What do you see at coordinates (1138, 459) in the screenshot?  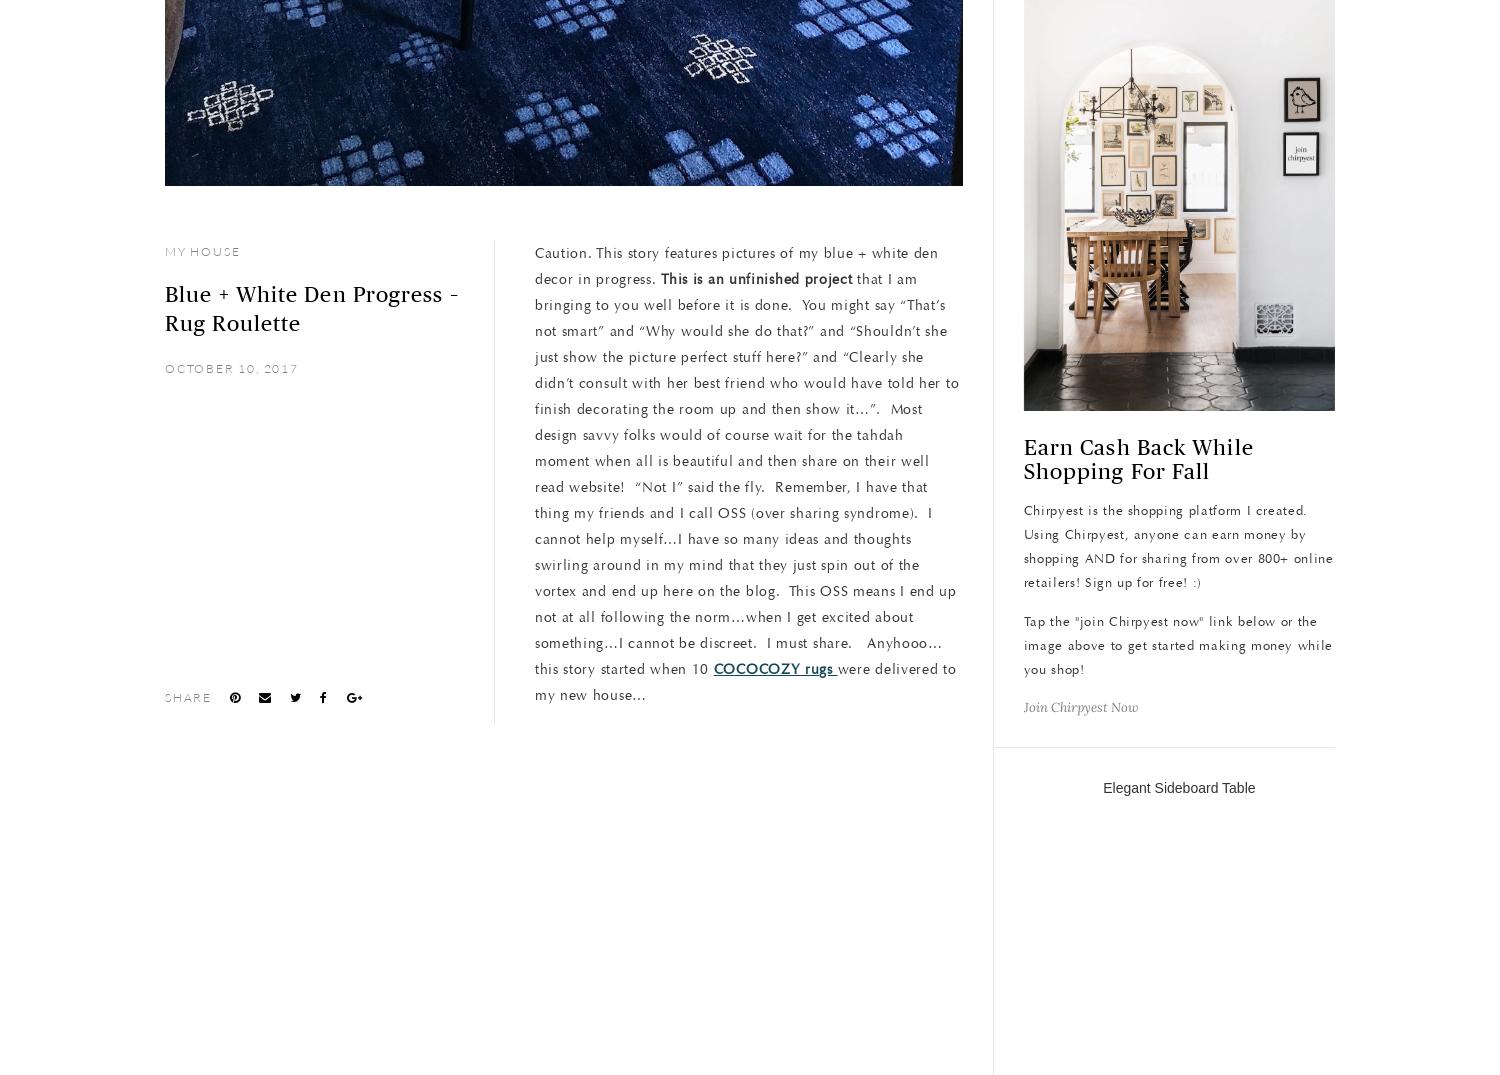 I see `'Earn Cash Back While Shopping For Fall'` at bounding box center [1138, 459].